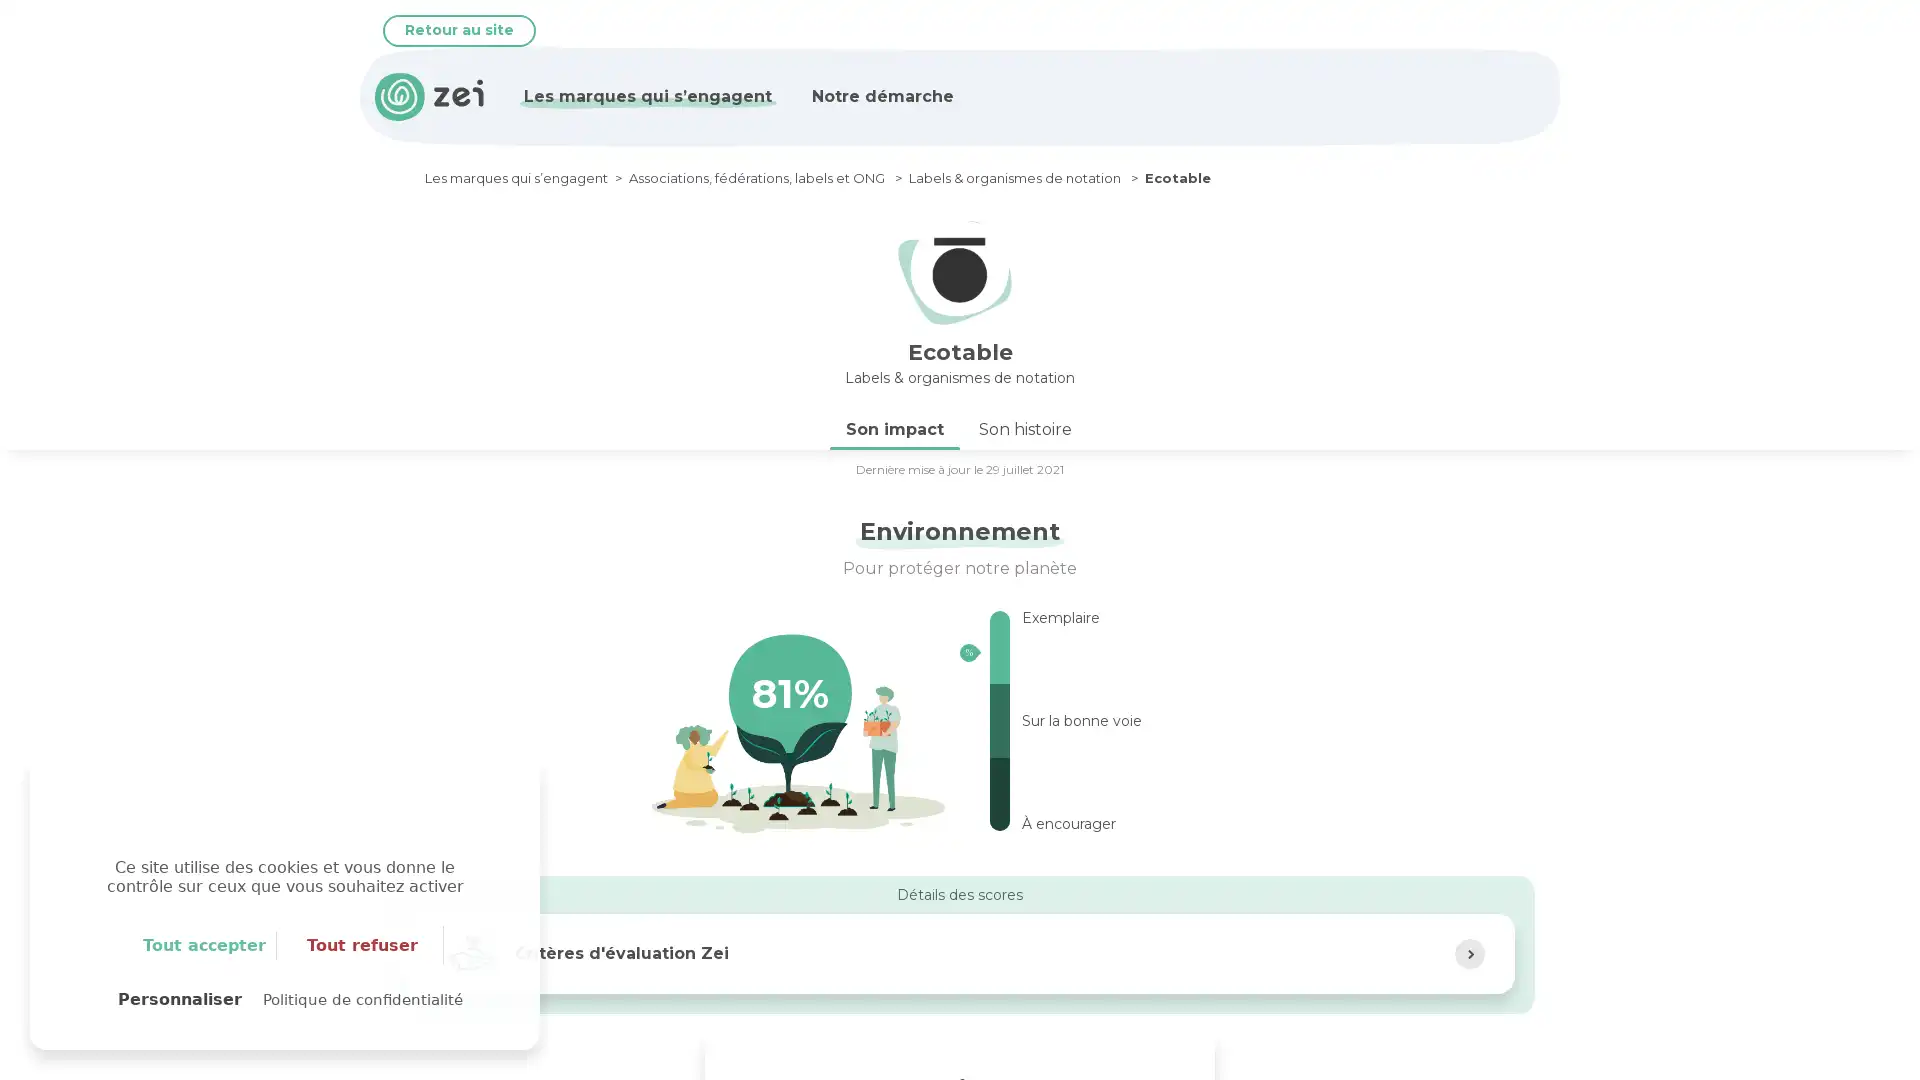 Image resolution: width=1920 pixels, height=1080 pixels. Describe the element at coordinates (205, 945) in the screenshot. I see `Tout accepter` at that location.